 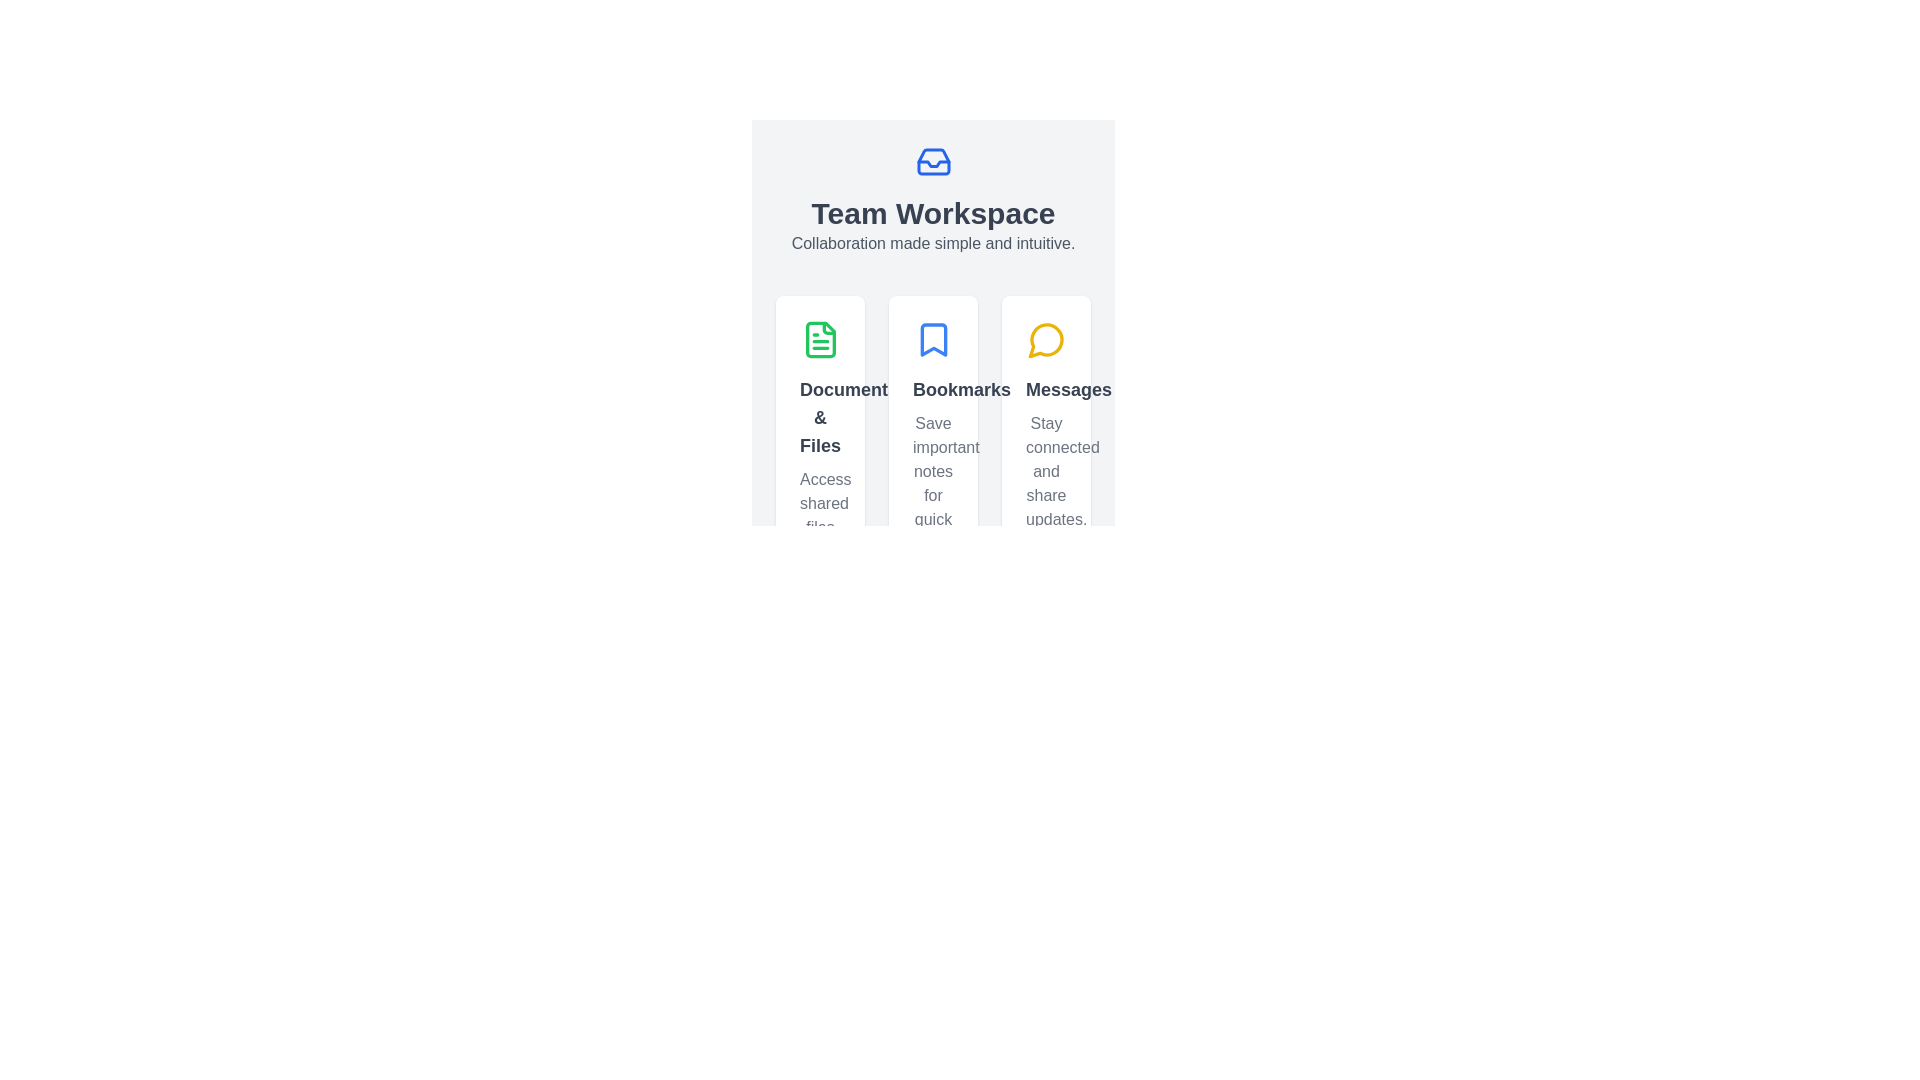 I want to click on the messaging icon located in the lower-right corner of the 'Messages' card, which is the third card in a vertical arrangement of three cards, so click(x=1044, y=339).